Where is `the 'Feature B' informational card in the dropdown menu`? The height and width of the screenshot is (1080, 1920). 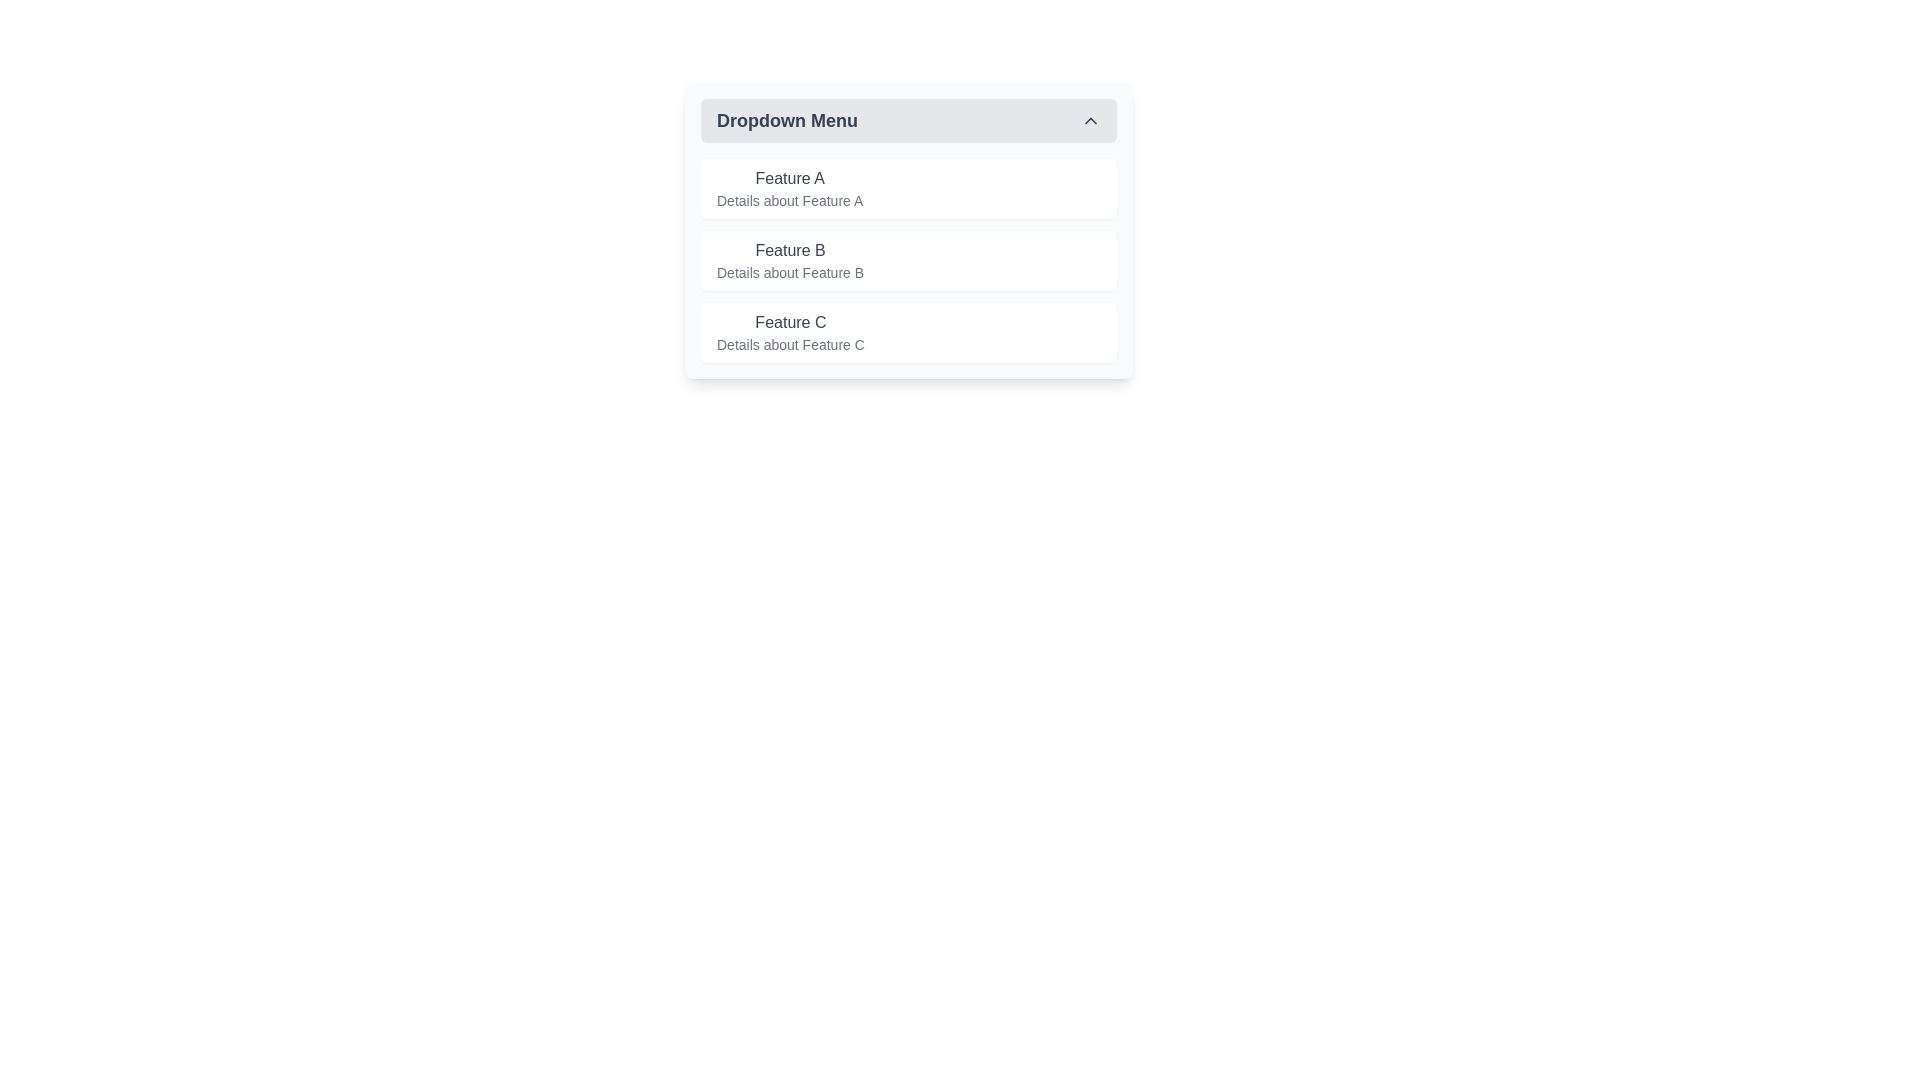
the 'Feature B' informational card in the dropdown menu is located at coordinates (907, 230).